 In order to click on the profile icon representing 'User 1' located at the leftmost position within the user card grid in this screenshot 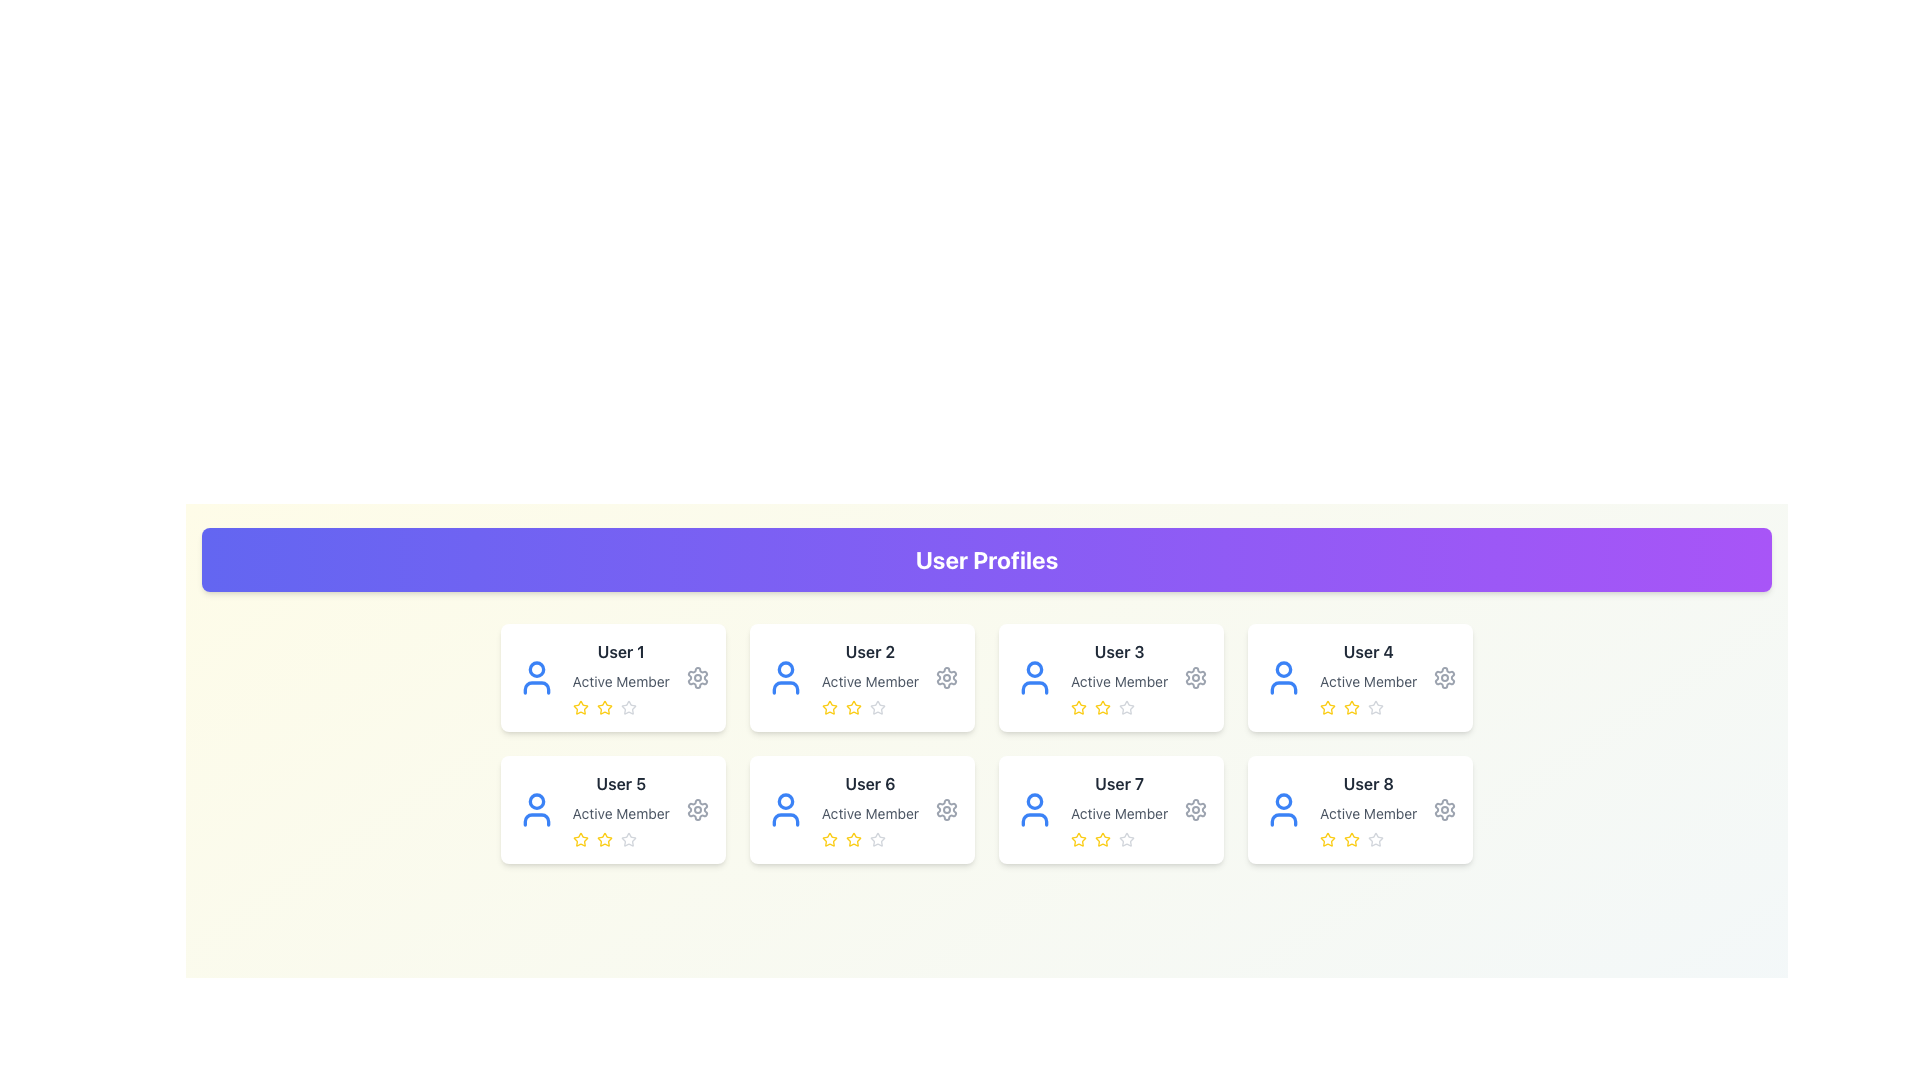, I will do `click(536, 677)`.